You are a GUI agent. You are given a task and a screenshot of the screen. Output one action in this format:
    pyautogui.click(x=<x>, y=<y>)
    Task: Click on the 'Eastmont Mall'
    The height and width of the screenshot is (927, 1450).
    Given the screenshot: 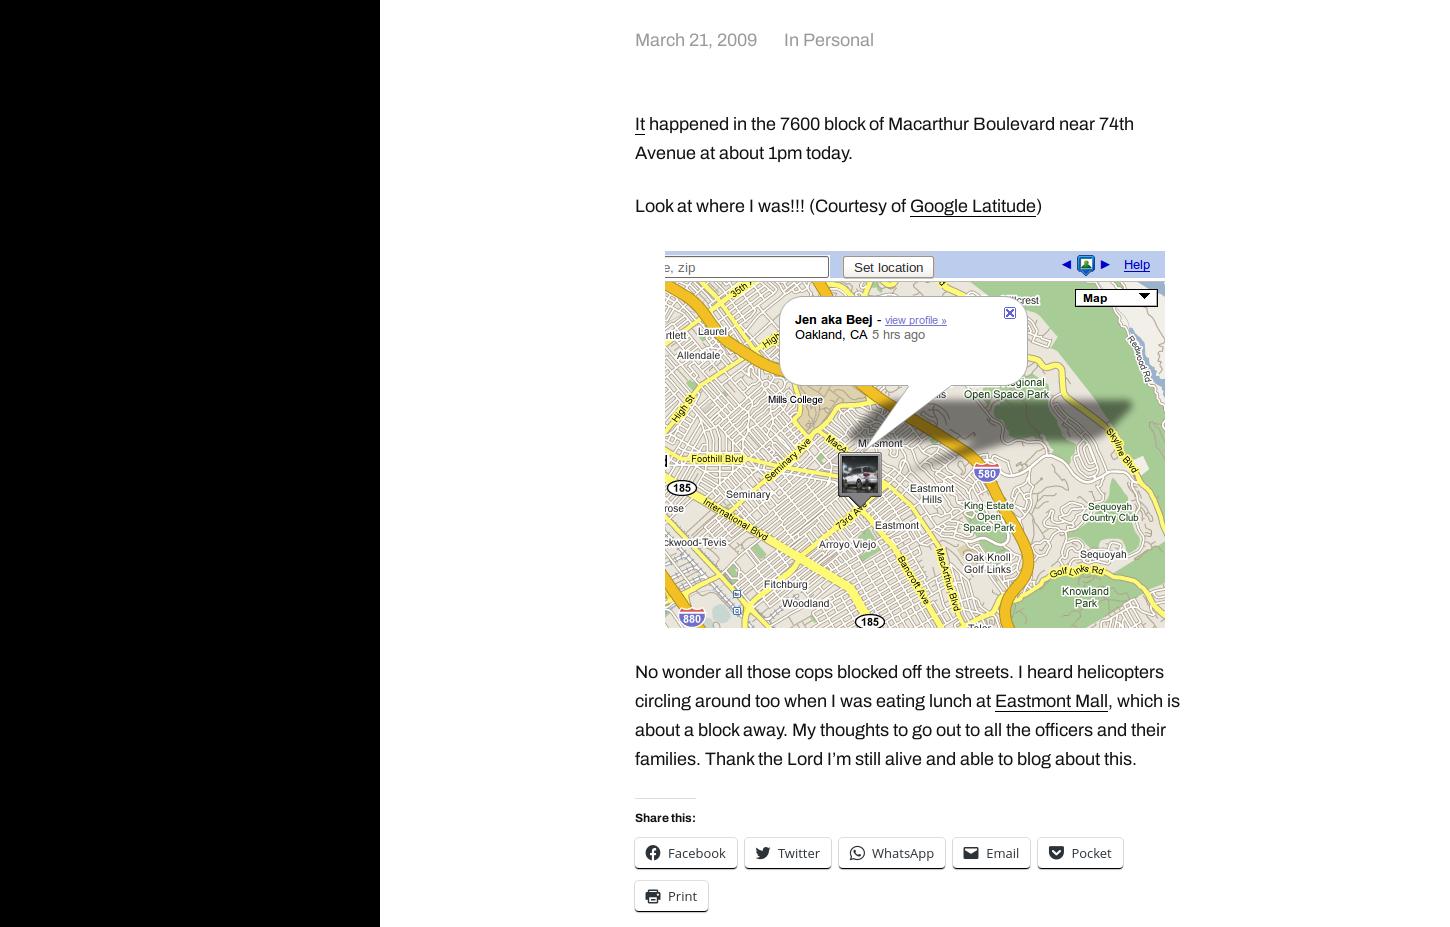 What is the action you would take?
    pyautogui.click(x=1051, y=698)
    